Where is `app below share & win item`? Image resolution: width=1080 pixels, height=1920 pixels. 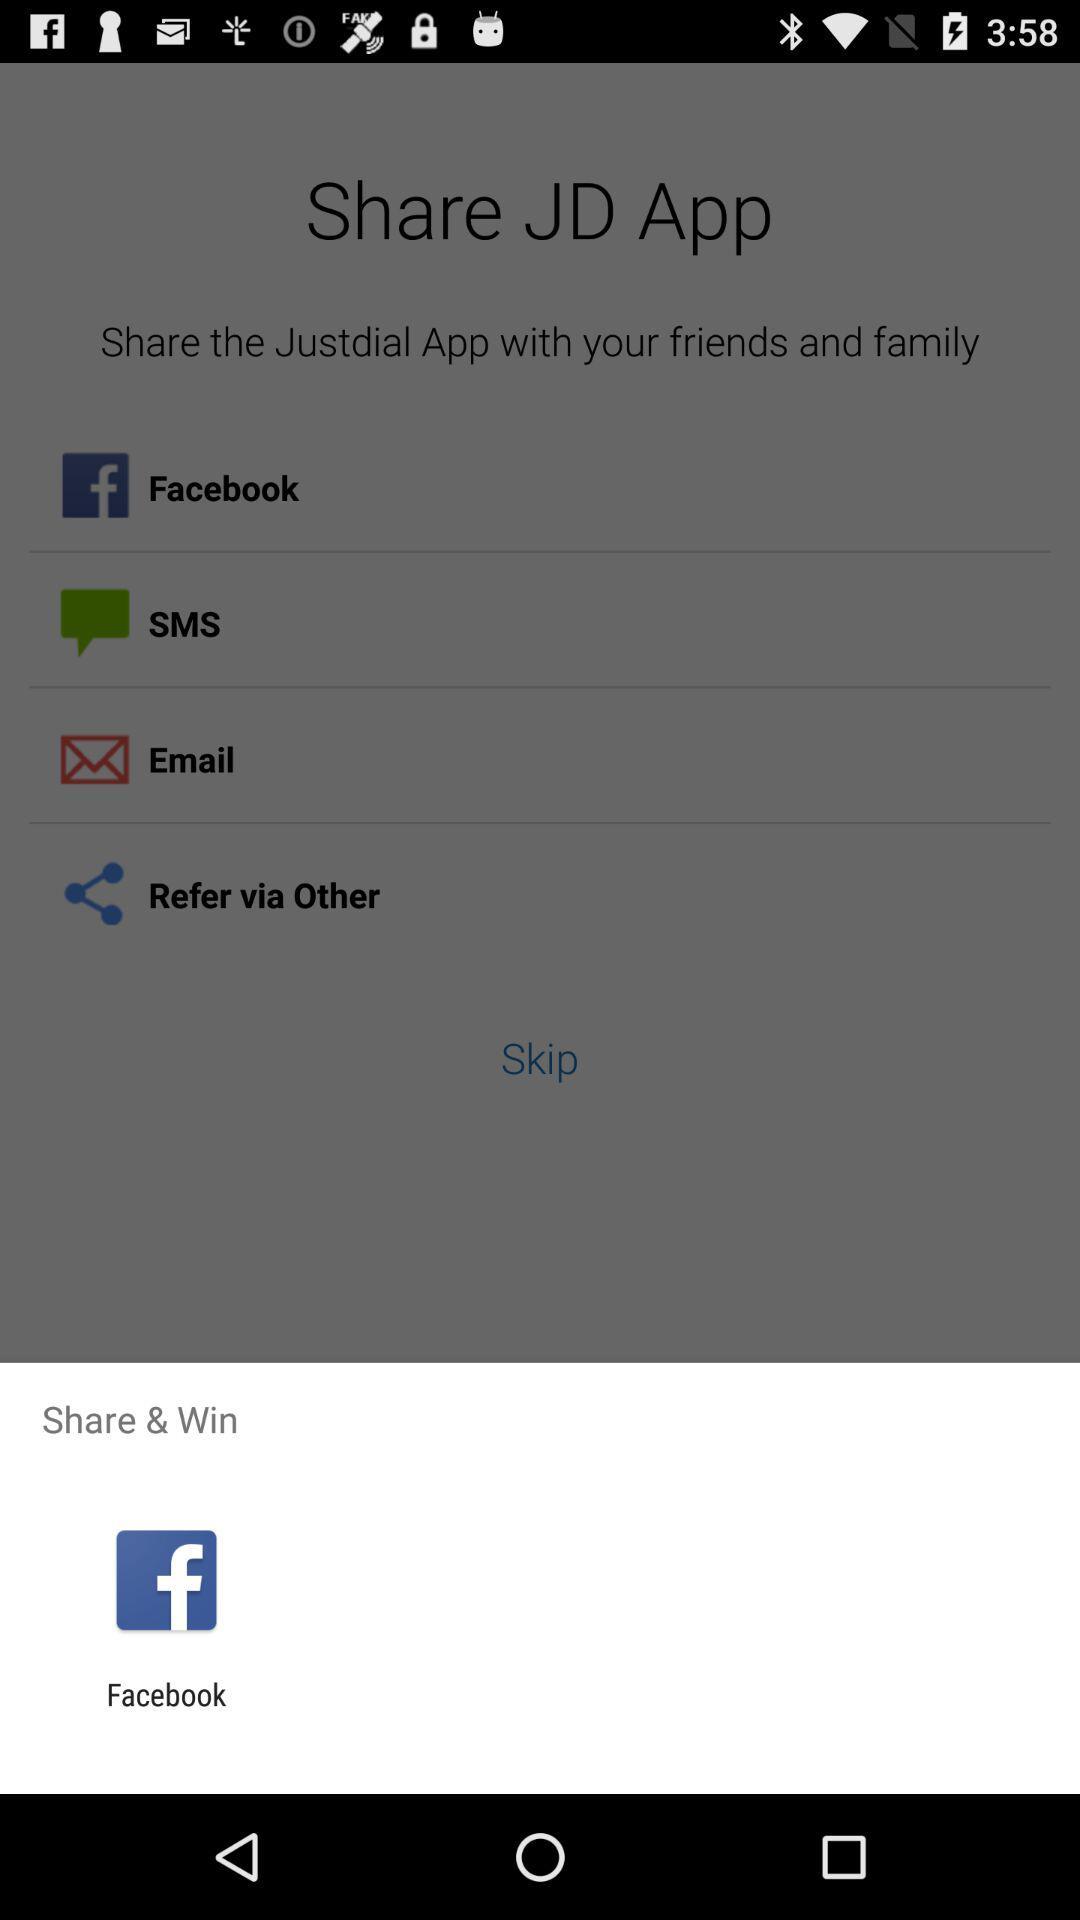 app below share & win item is located at coordinates (165, 1579).